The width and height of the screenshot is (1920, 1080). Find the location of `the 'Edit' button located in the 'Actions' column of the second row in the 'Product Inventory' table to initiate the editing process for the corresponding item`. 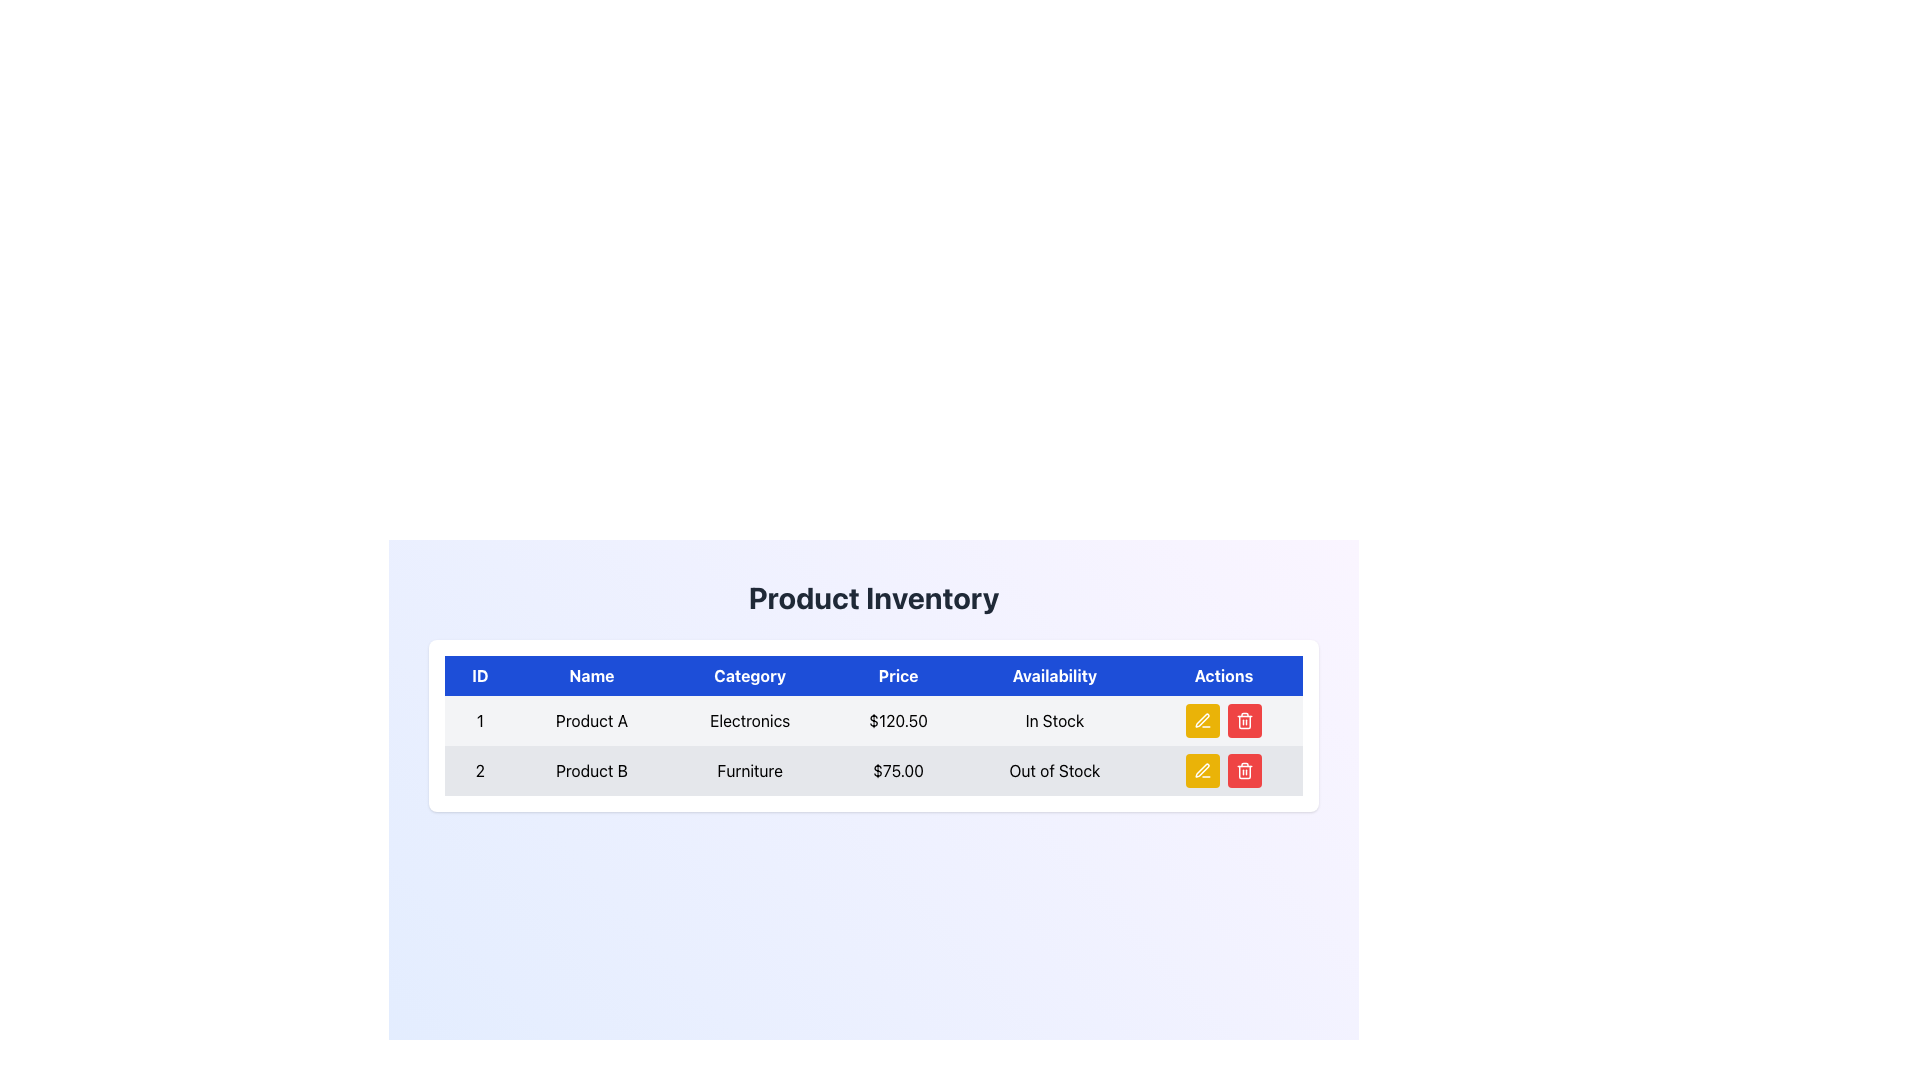

the 'Edit' button located in the 'Actions' column of the second row in the 'Product Inventory' table to initiate the editing process for the corresponding item is located at coordinates (1201, 770).